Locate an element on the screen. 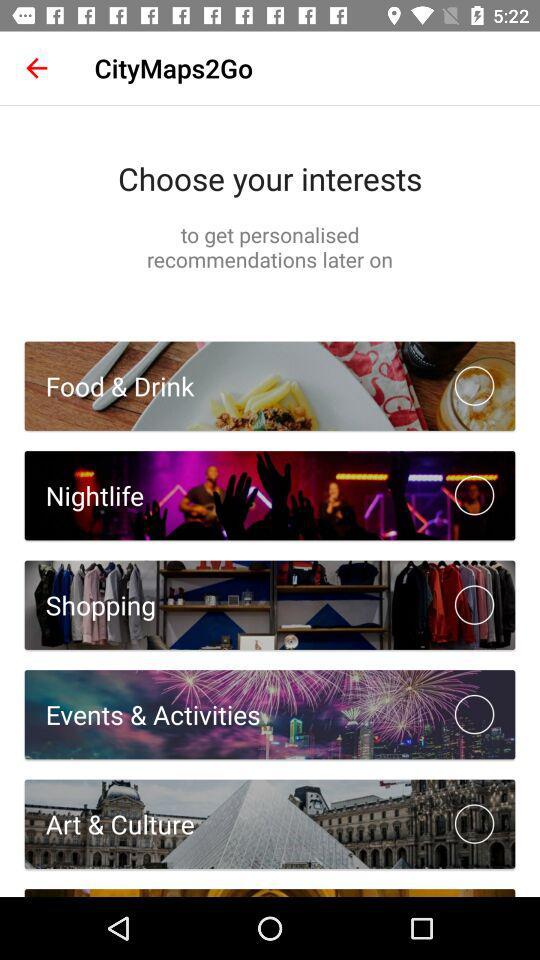  the art & culture is located at coordinates (109, 824).